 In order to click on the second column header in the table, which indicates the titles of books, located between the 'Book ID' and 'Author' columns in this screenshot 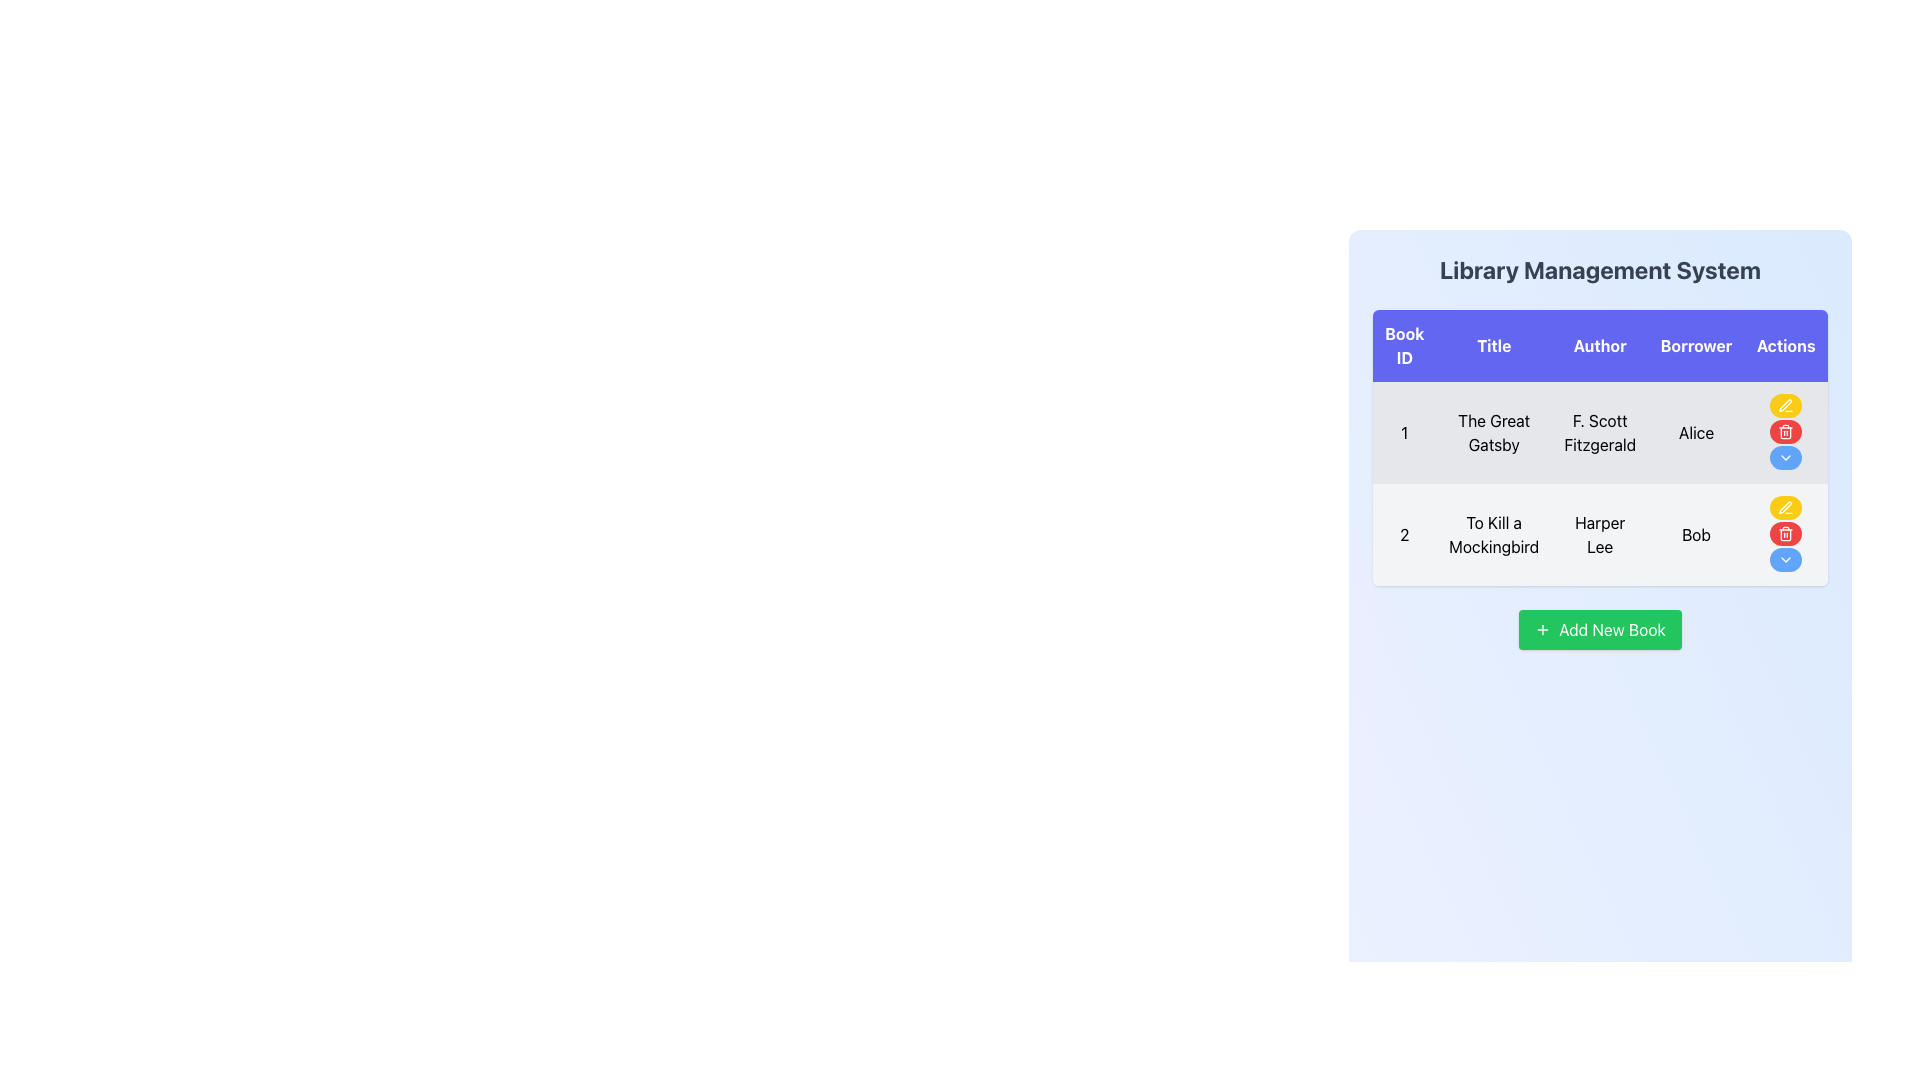, I will do `click(1494, 345)`.